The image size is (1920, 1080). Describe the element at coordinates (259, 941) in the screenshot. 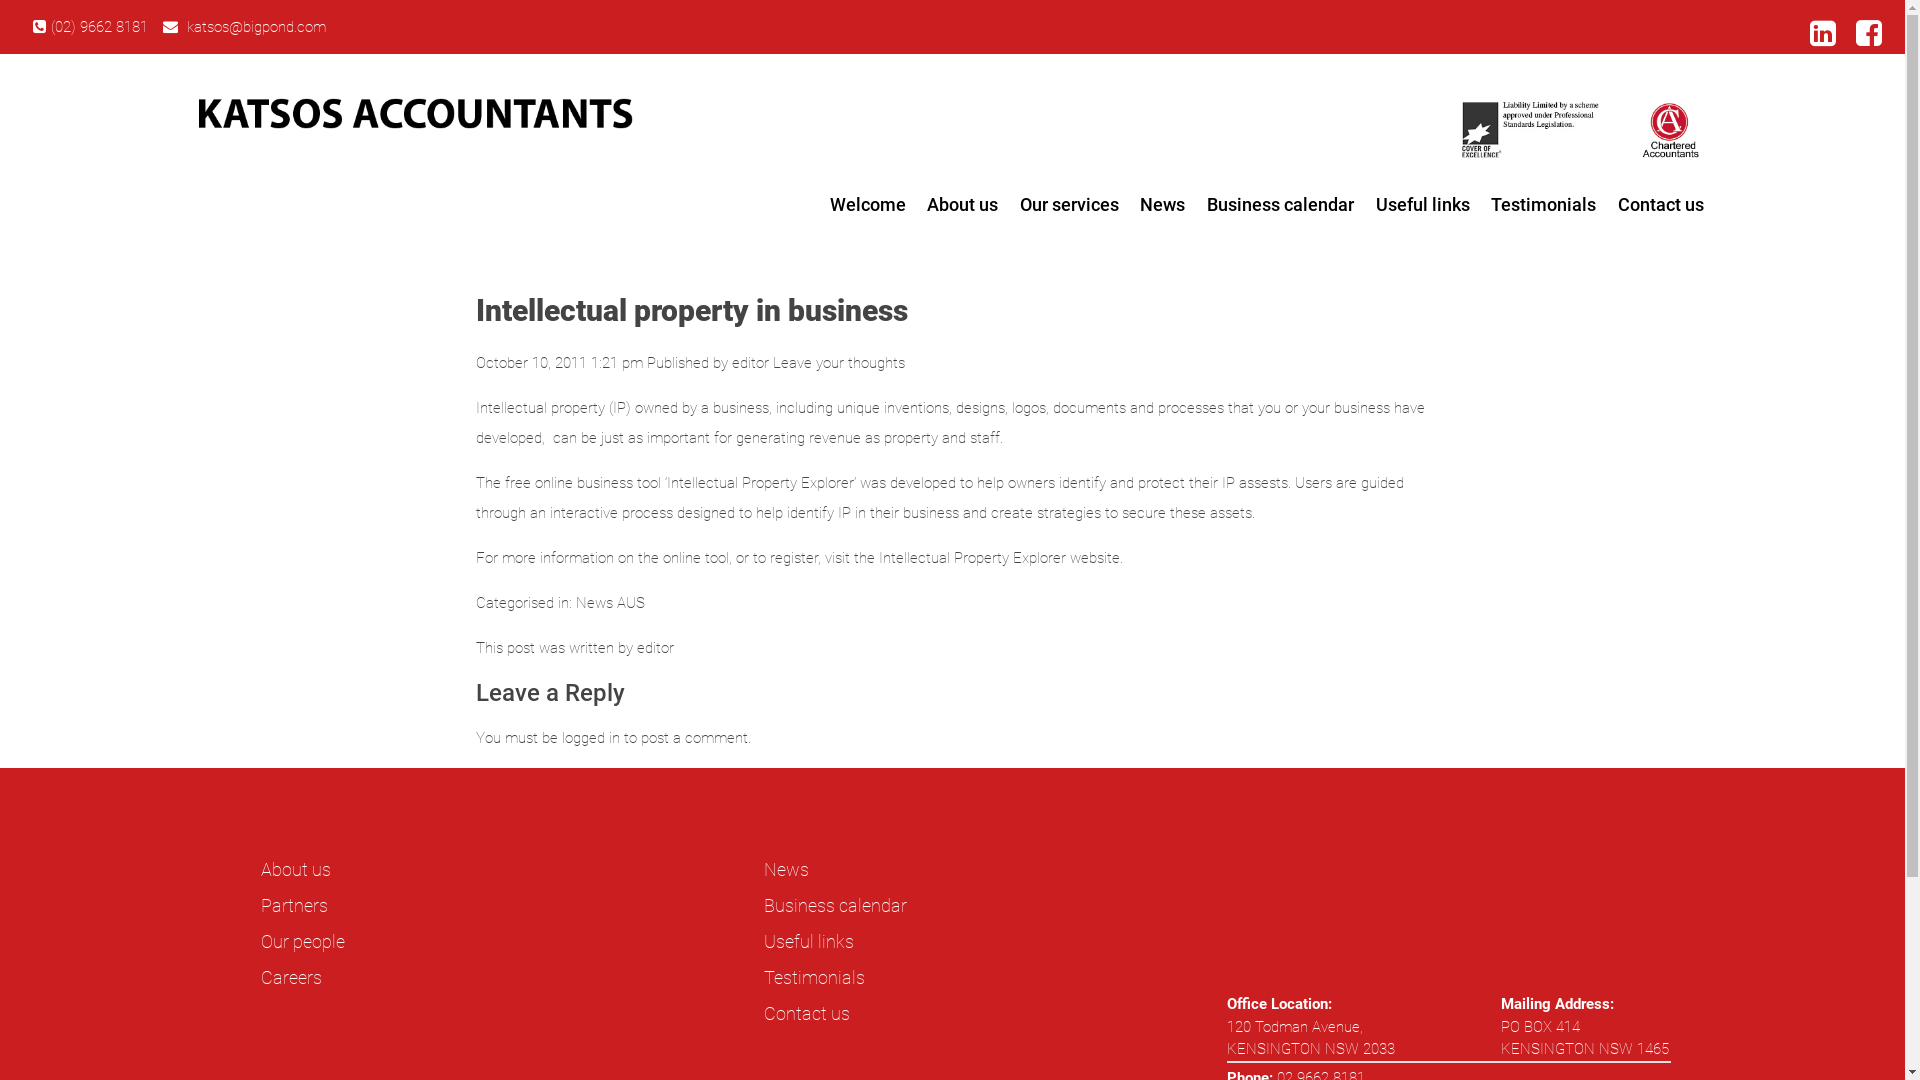

I see `'Our people'` at that location.